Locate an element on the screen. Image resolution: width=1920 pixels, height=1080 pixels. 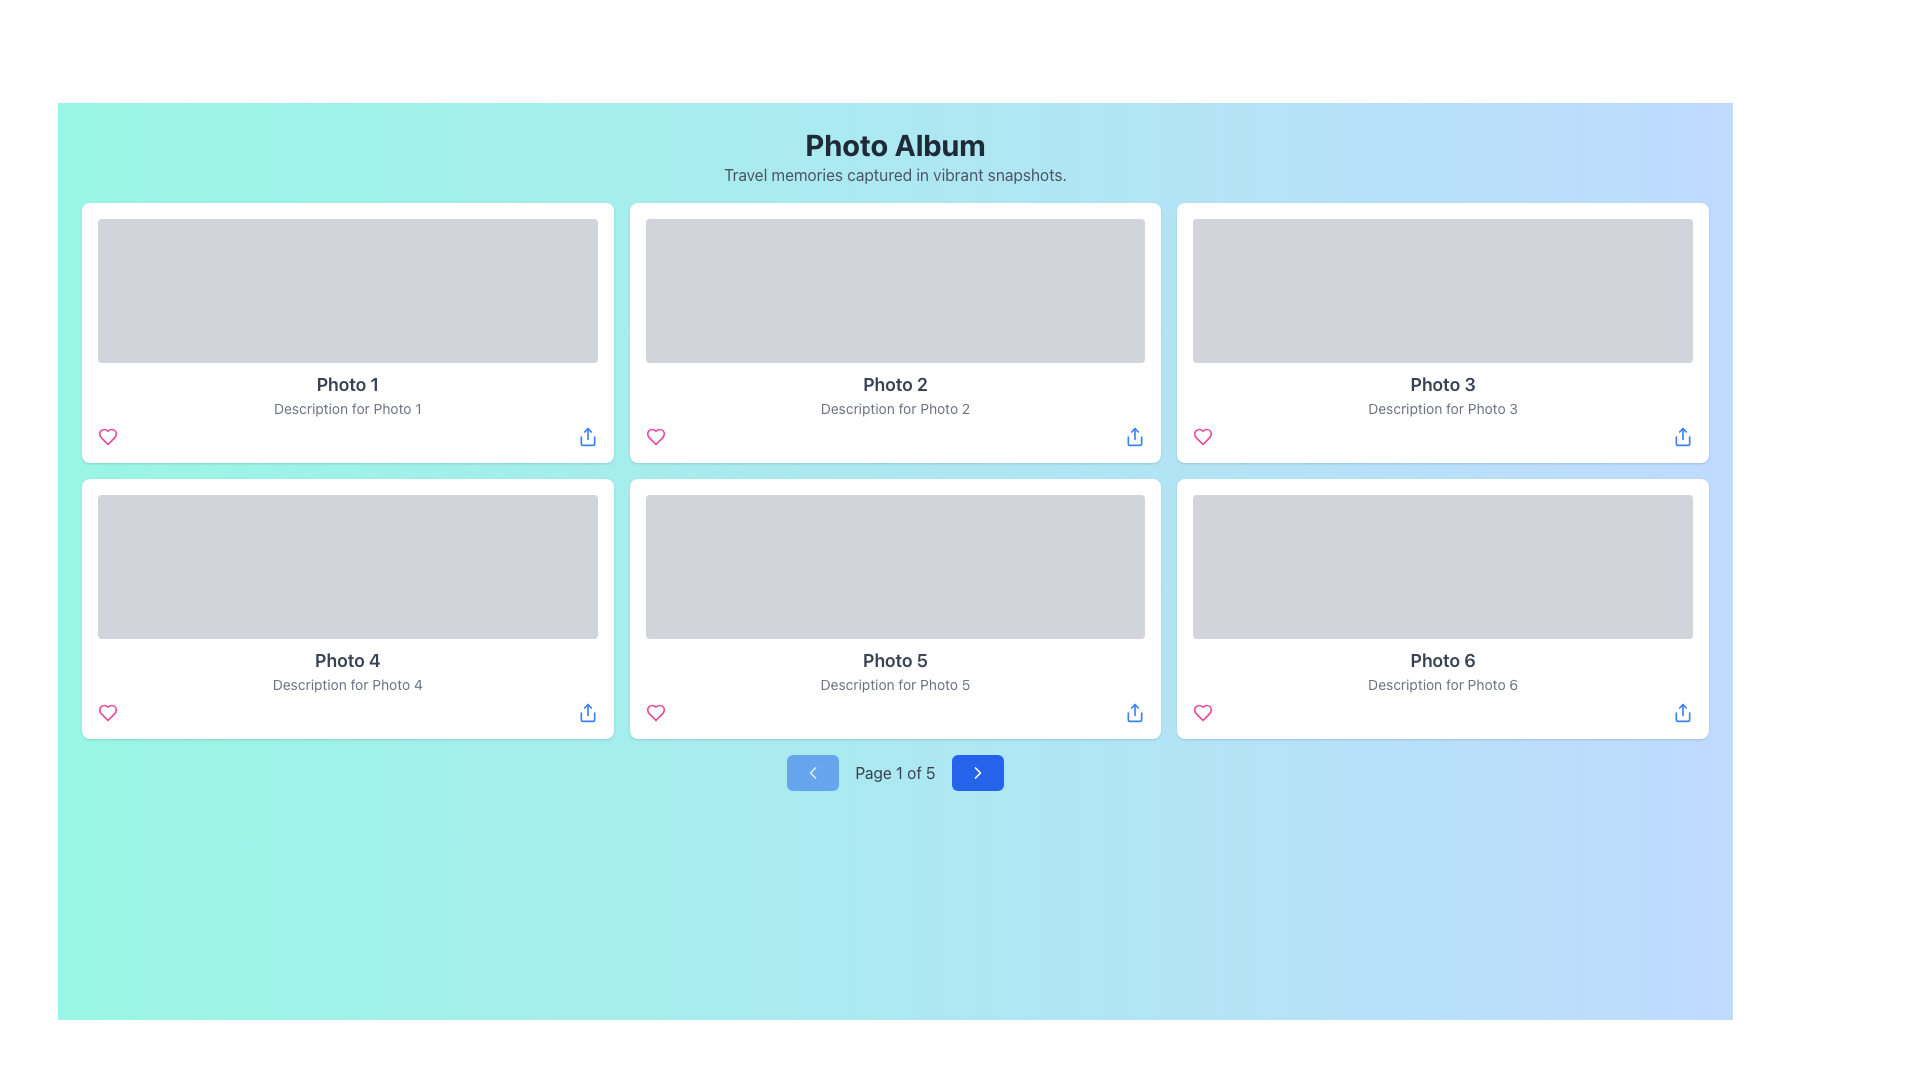
the second card in the grid representing 'Photo 2' is located at coordinates (894, 331).